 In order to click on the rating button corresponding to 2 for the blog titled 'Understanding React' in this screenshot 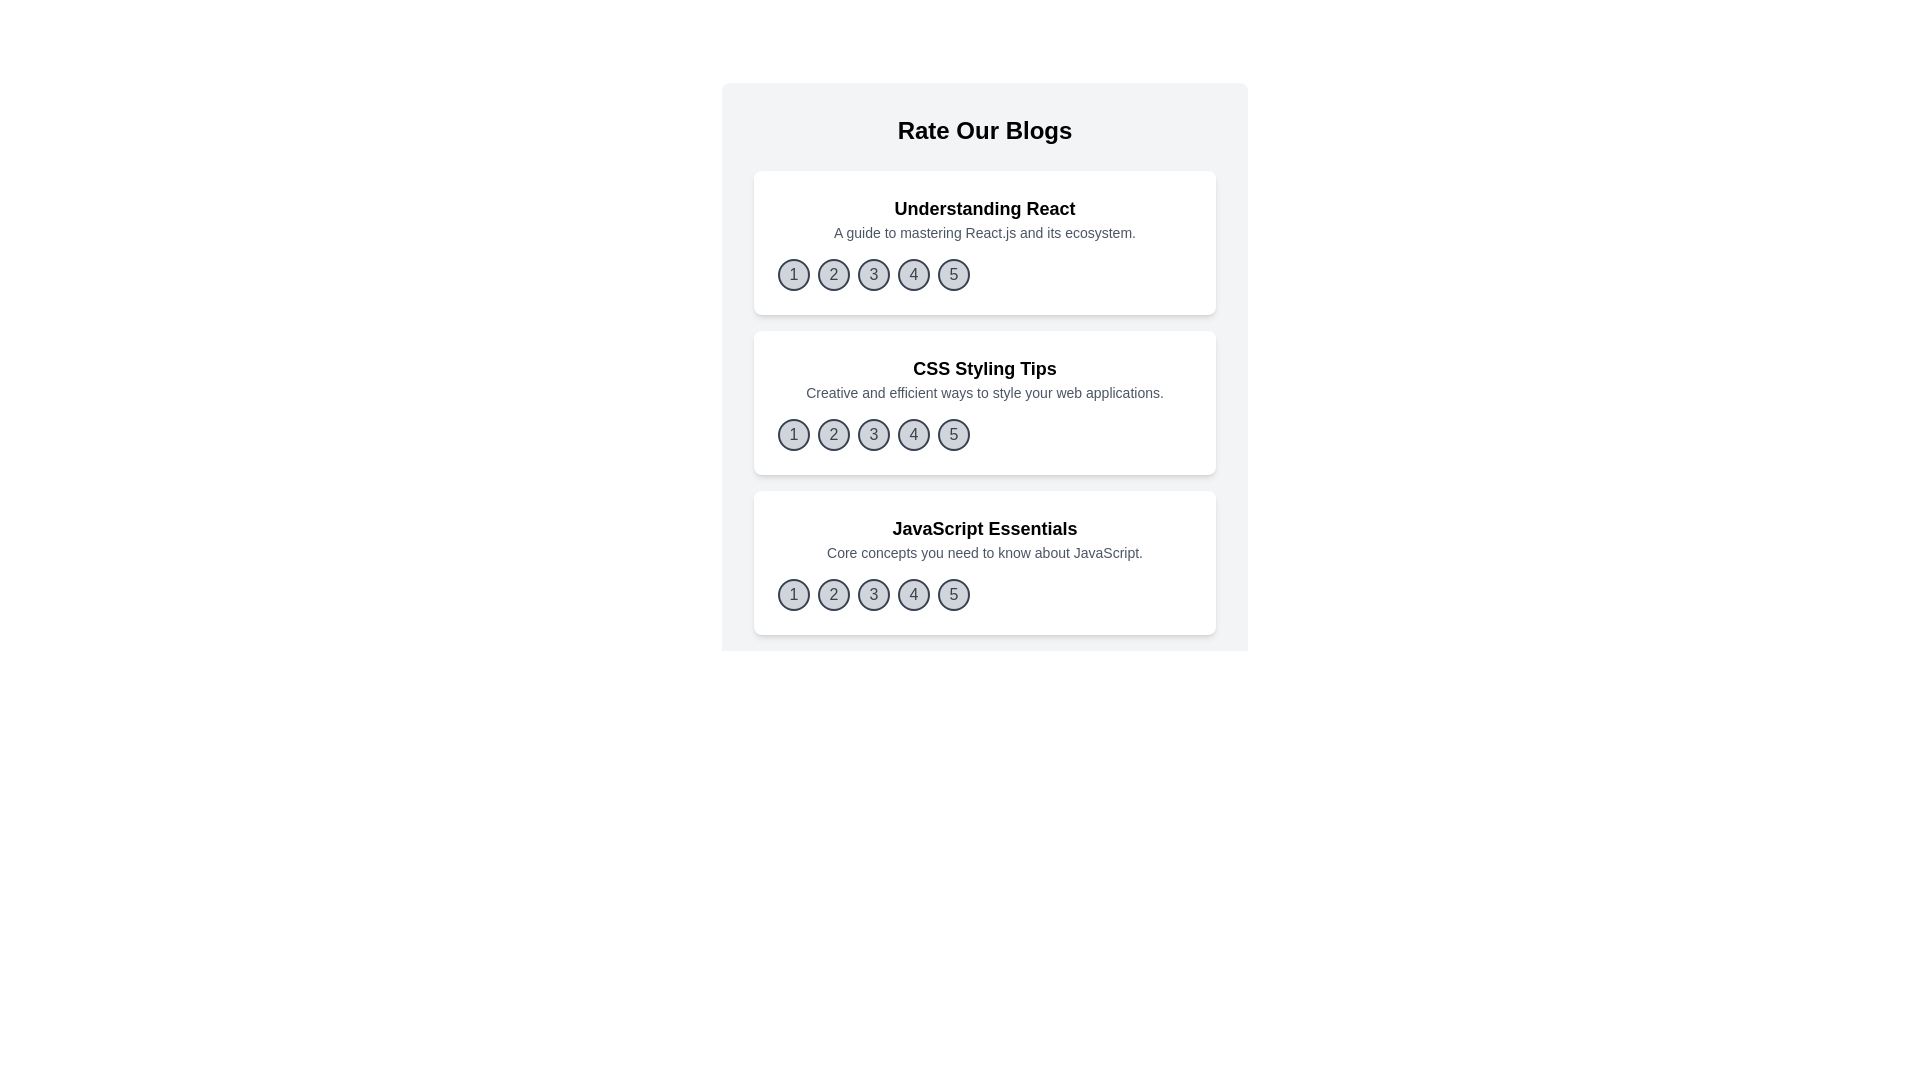, I will do `click(834, 274)`.